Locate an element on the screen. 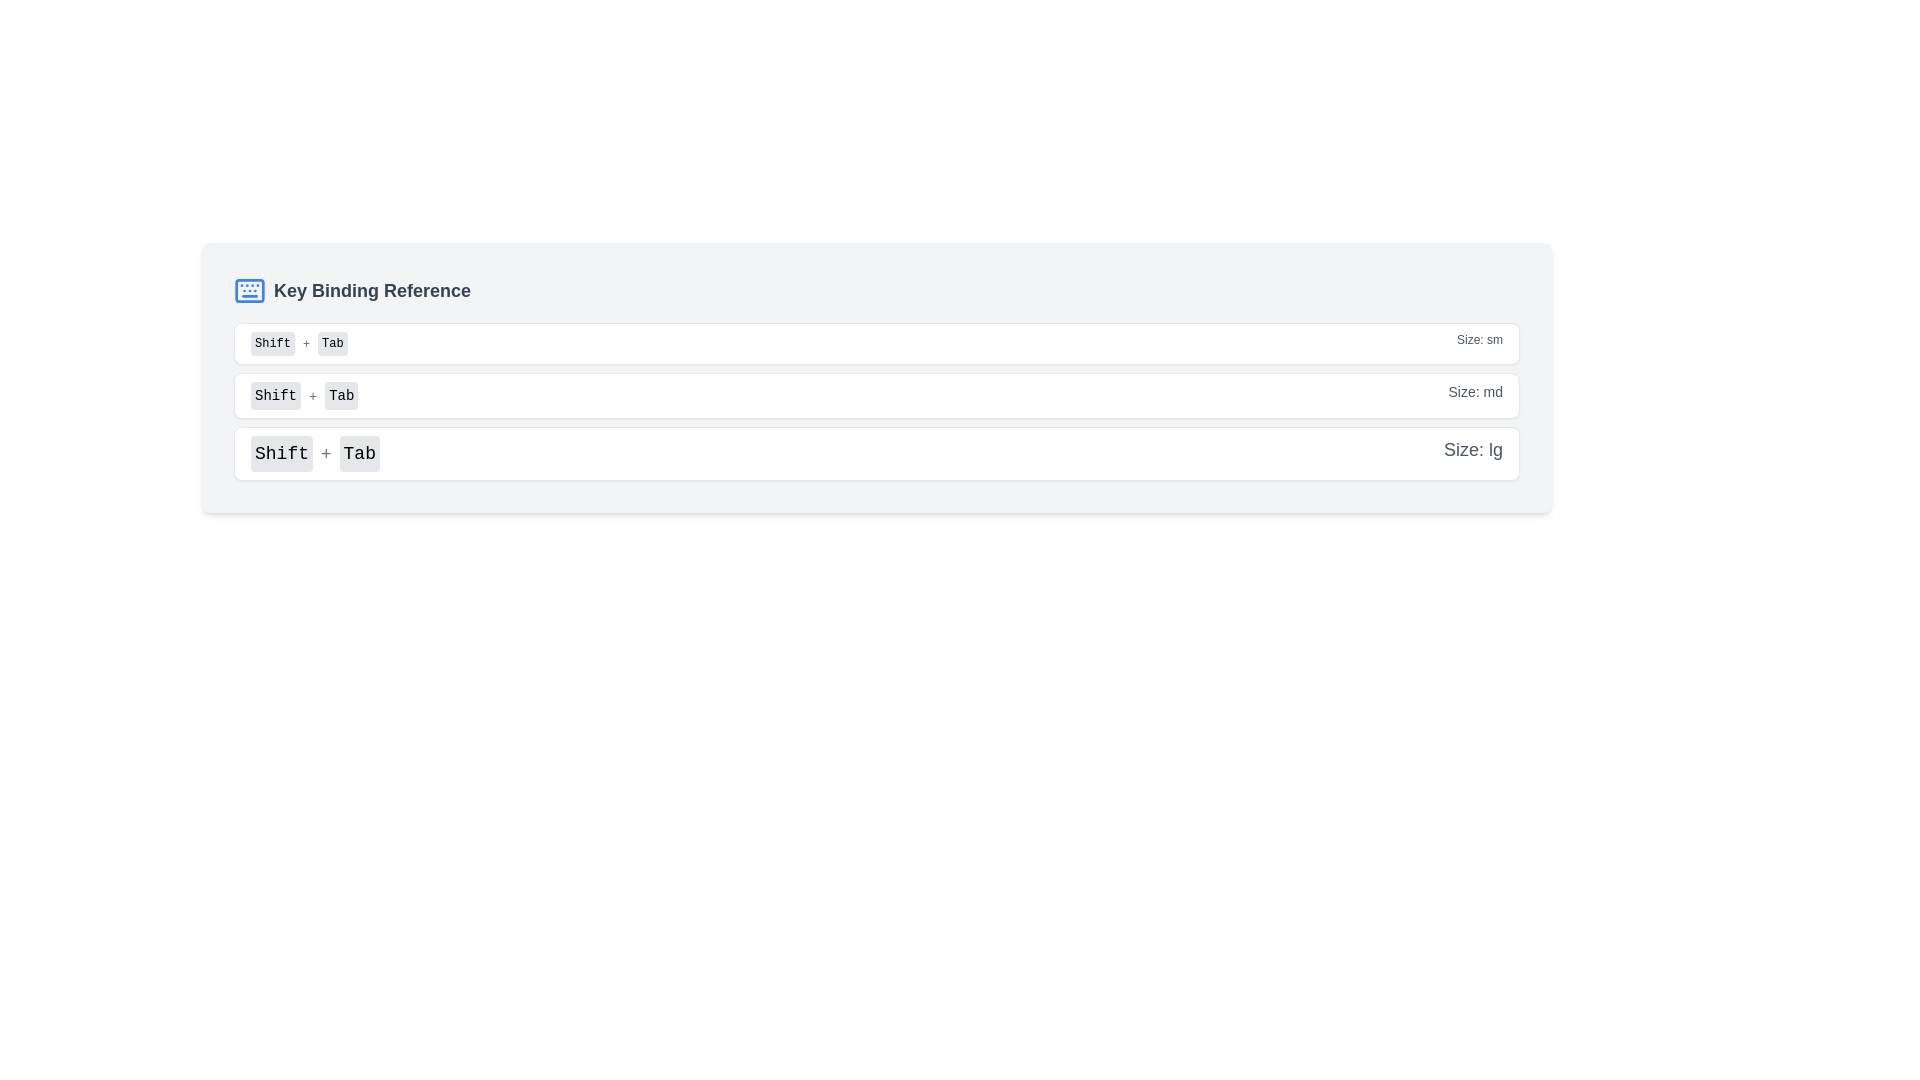 The height and width of the screenshot is (1080, 1920). the interactive display button labeled 'Shift+Tab' with a size indication of 'Size: lg', which is the last item in a vertical list of similar buttons is located at coordinates (877, 454).